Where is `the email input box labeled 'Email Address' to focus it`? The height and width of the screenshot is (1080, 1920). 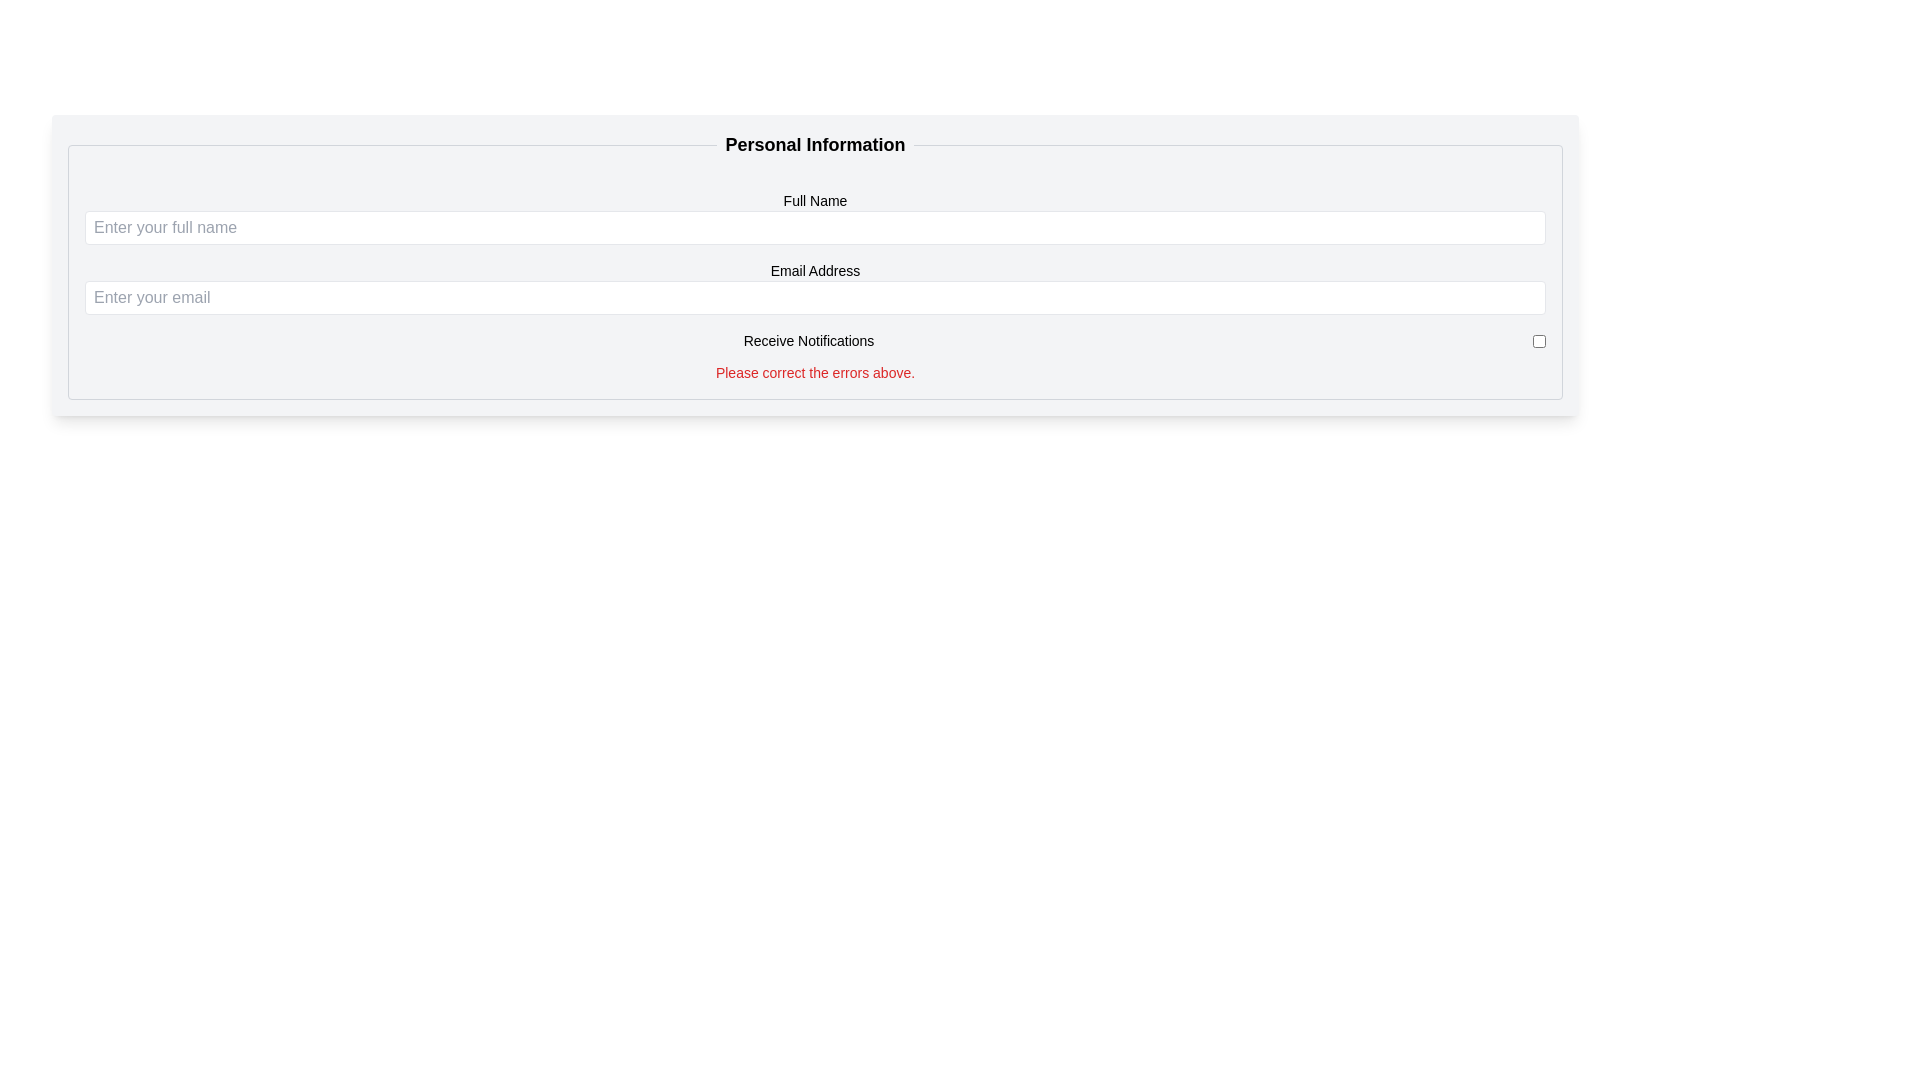 the email input box labeled 'Email Address' to focus it is located at coordinates (815, 288).